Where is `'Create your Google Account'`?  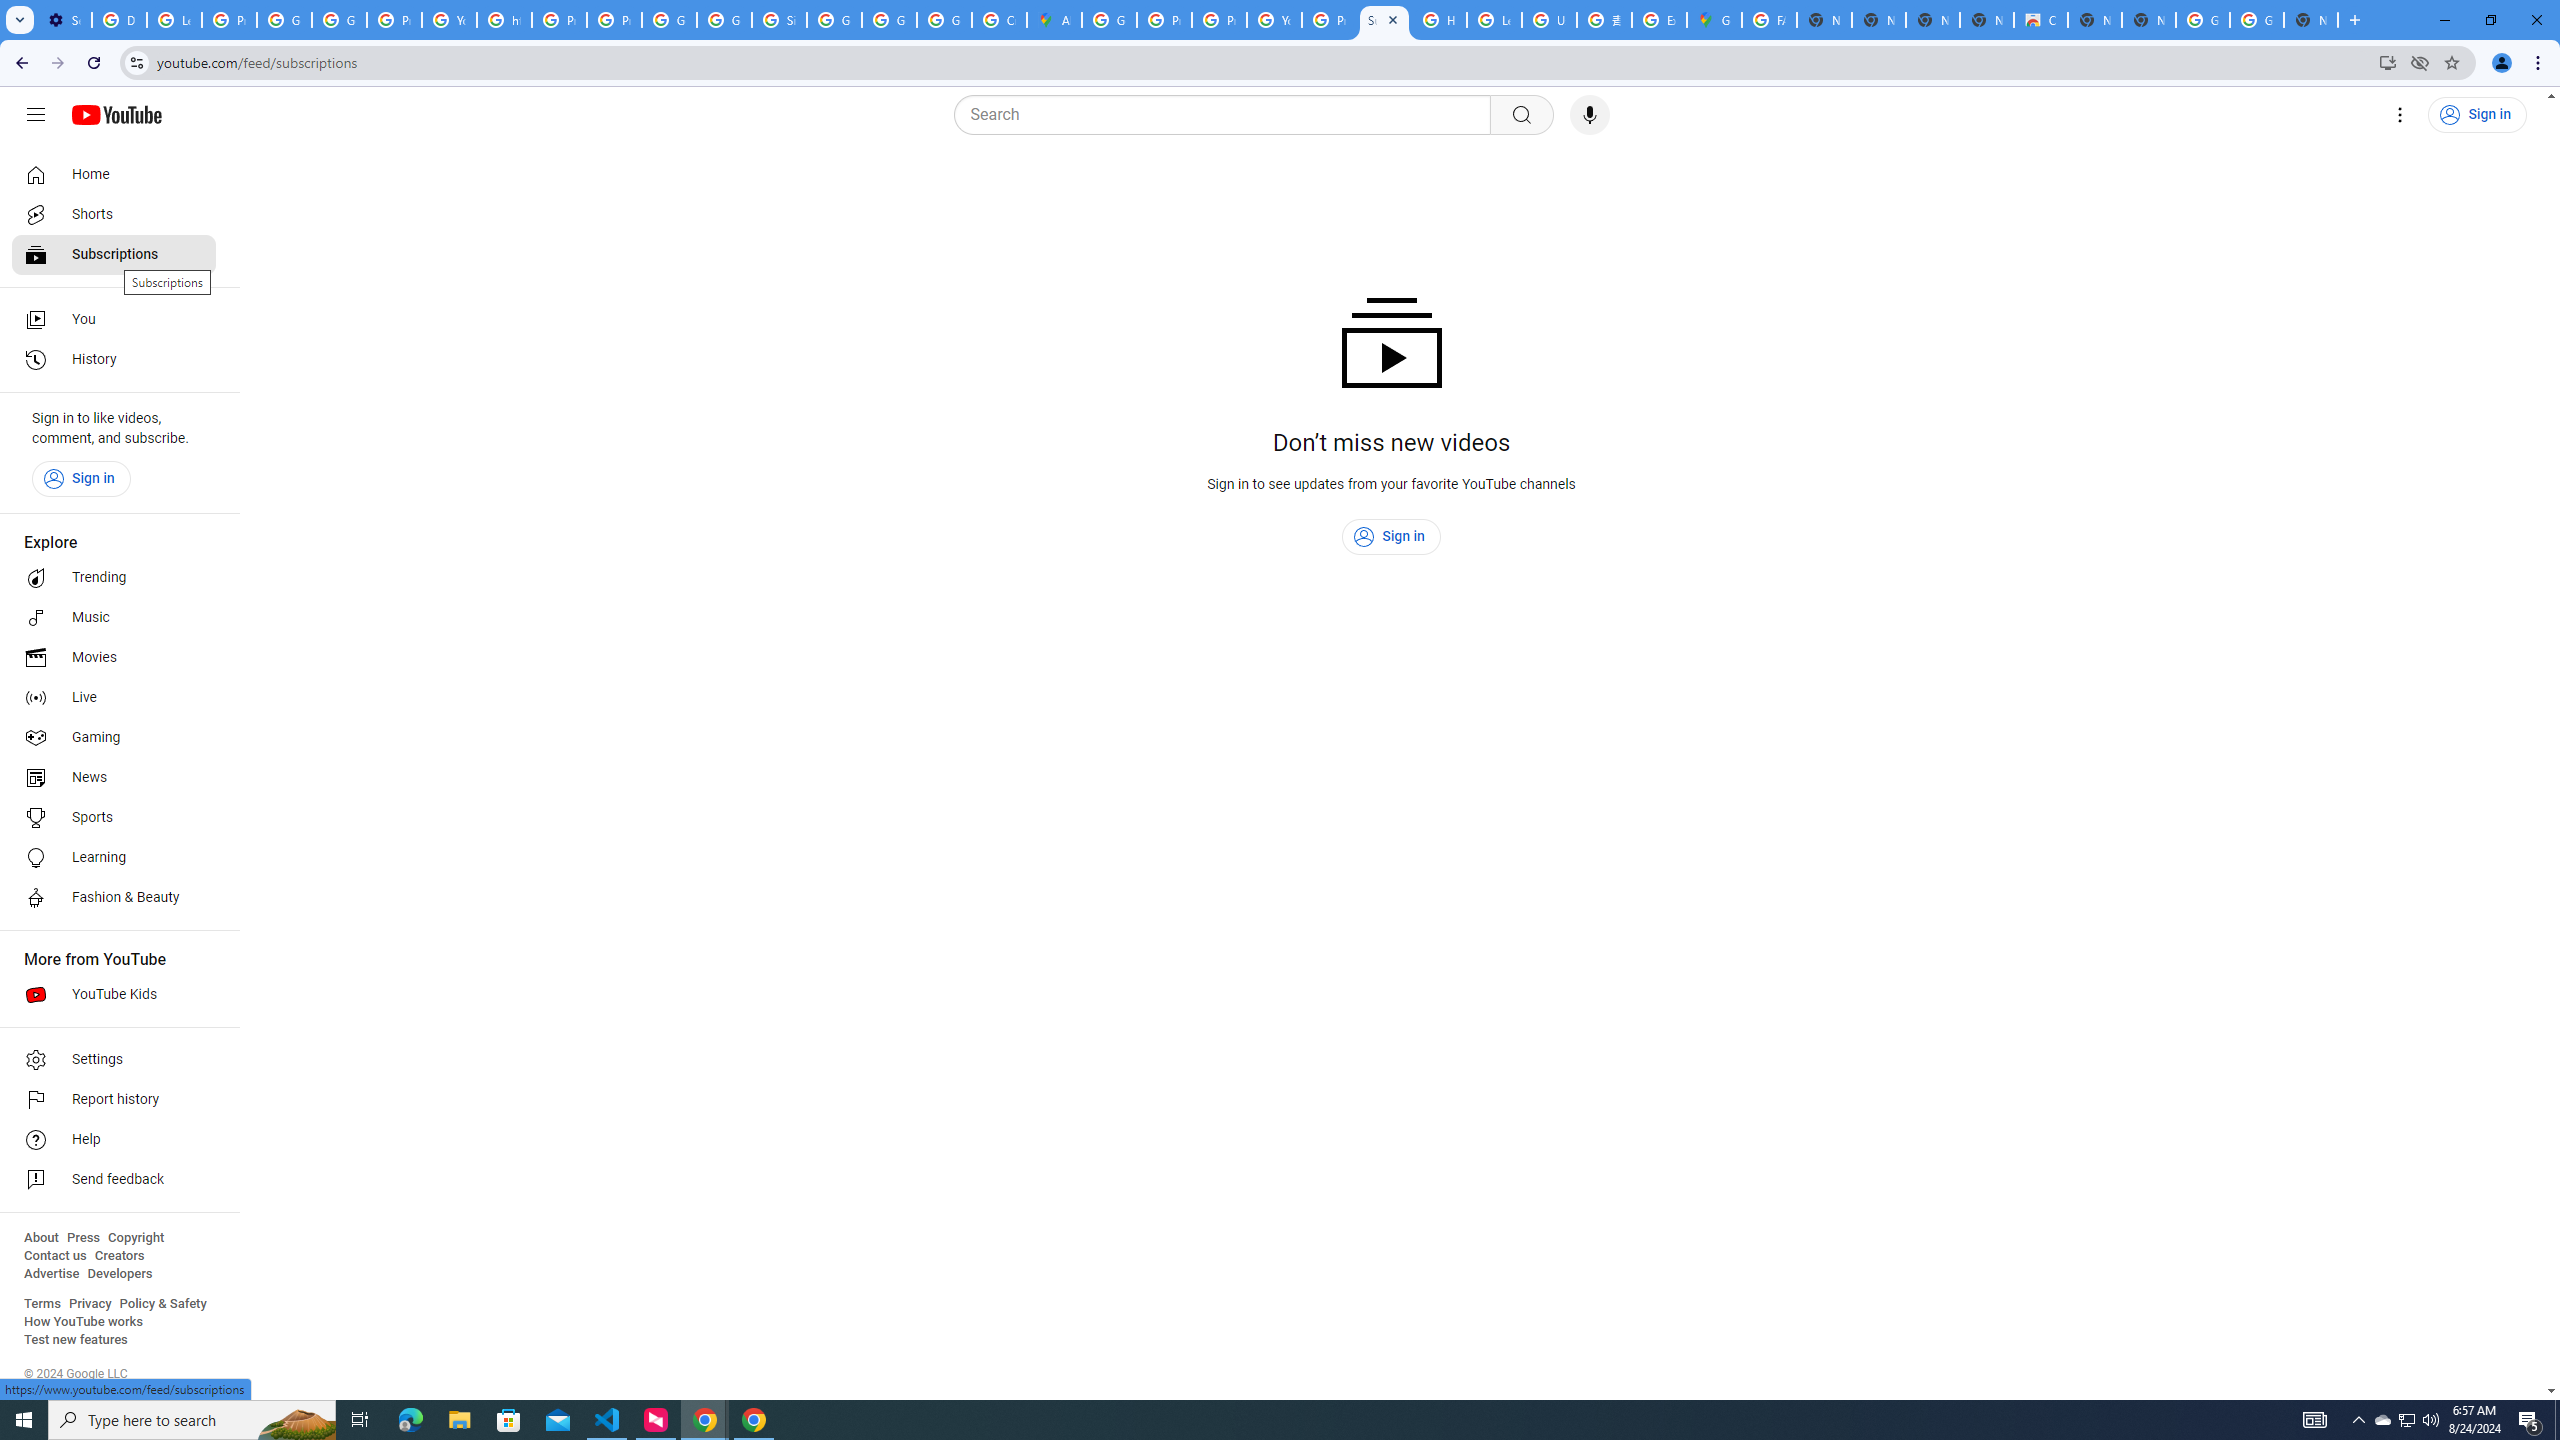 'Create your Google Account' is located at coordinates (998, 19).